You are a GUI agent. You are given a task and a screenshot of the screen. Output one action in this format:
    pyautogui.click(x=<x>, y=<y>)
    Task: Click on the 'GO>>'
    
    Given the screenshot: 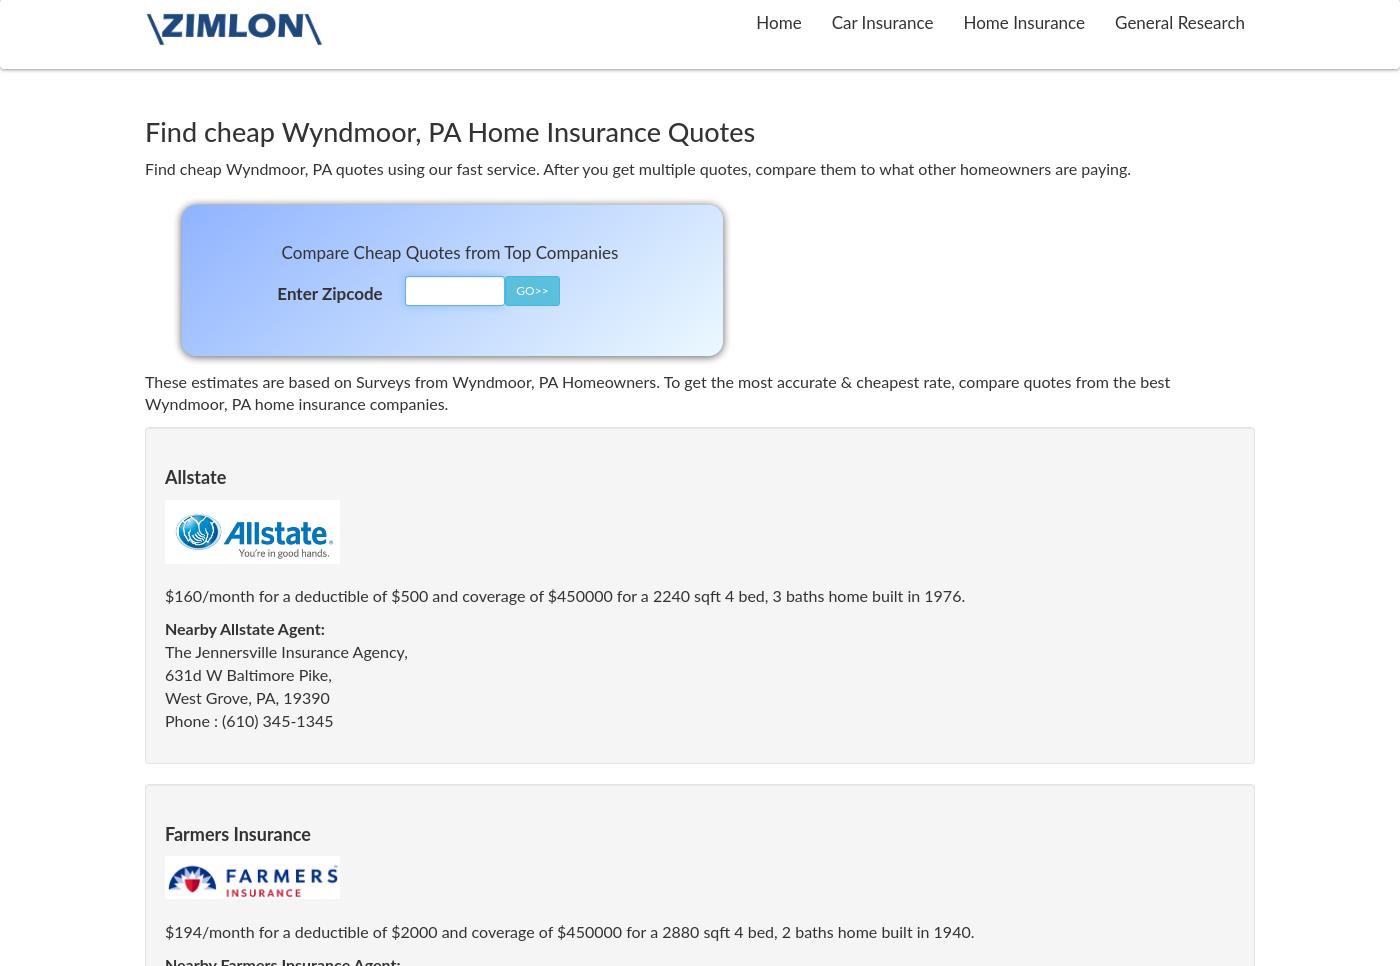 What is the action you would take?
    pyautogui.click(x=532, y=288)
    